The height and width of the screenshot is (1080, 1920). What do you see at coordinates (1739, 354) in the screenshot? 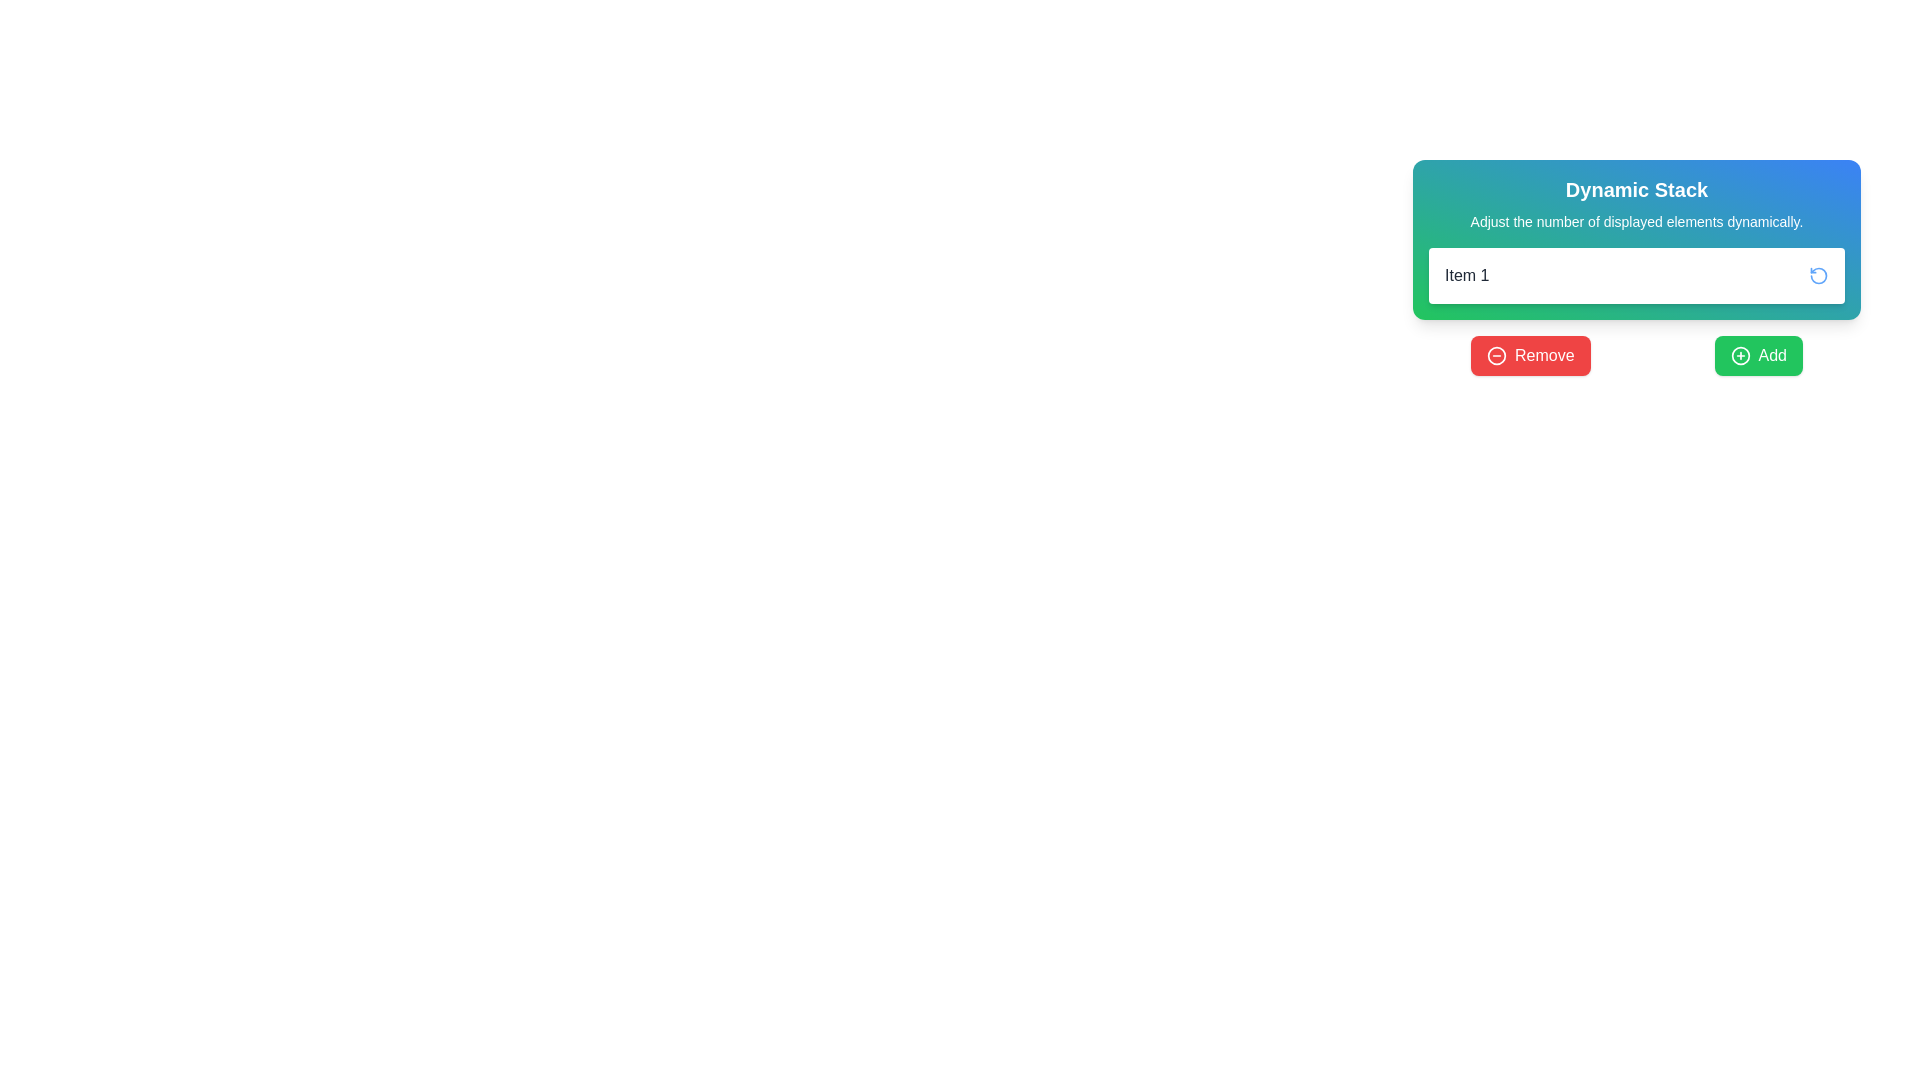
I see `the circular plus icon within the green 'Add' button located on the lower-right side of the interface under the Dynamic Stack heading` at bounding box center [1739, 354].